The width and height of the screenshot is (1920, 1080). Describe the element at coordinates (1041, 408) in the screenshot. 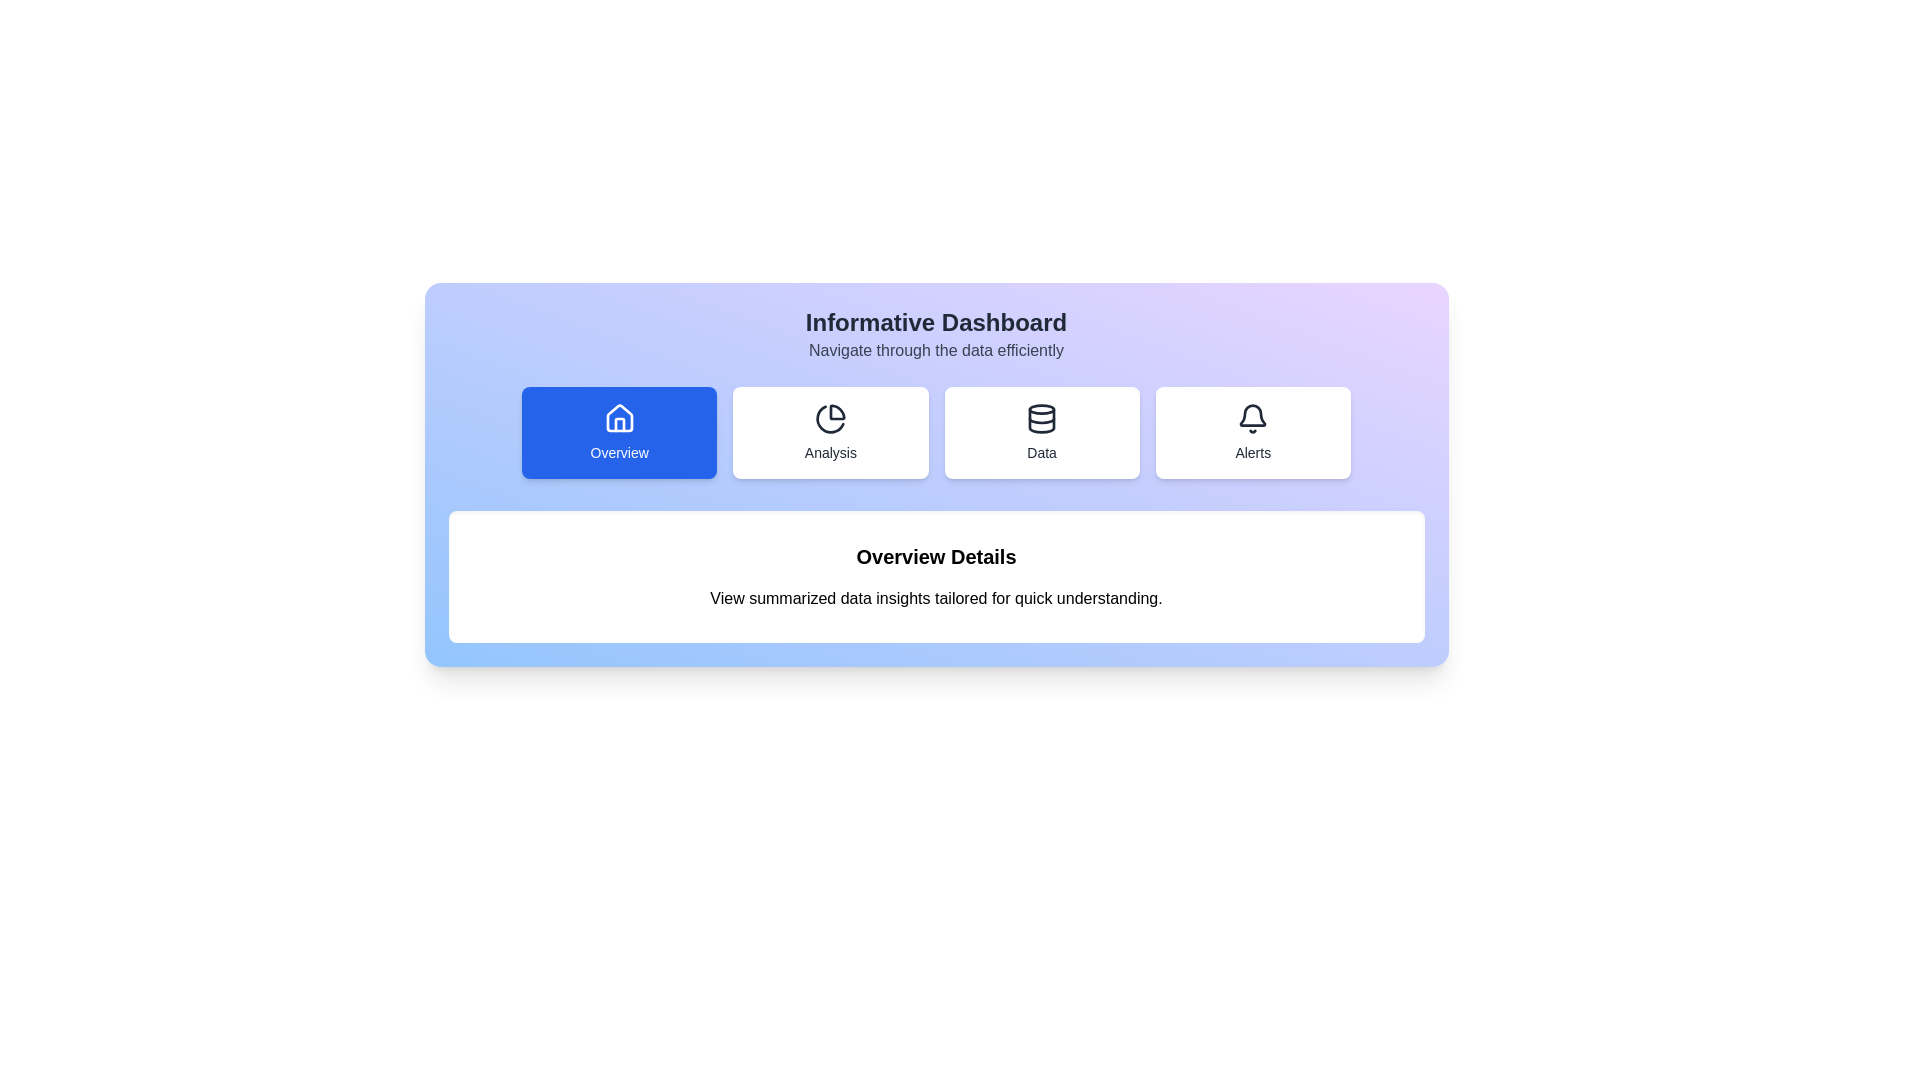

I see `the top elliptical shape of the database icon located in the 'Data' tile of the main navigation interface` at that location.